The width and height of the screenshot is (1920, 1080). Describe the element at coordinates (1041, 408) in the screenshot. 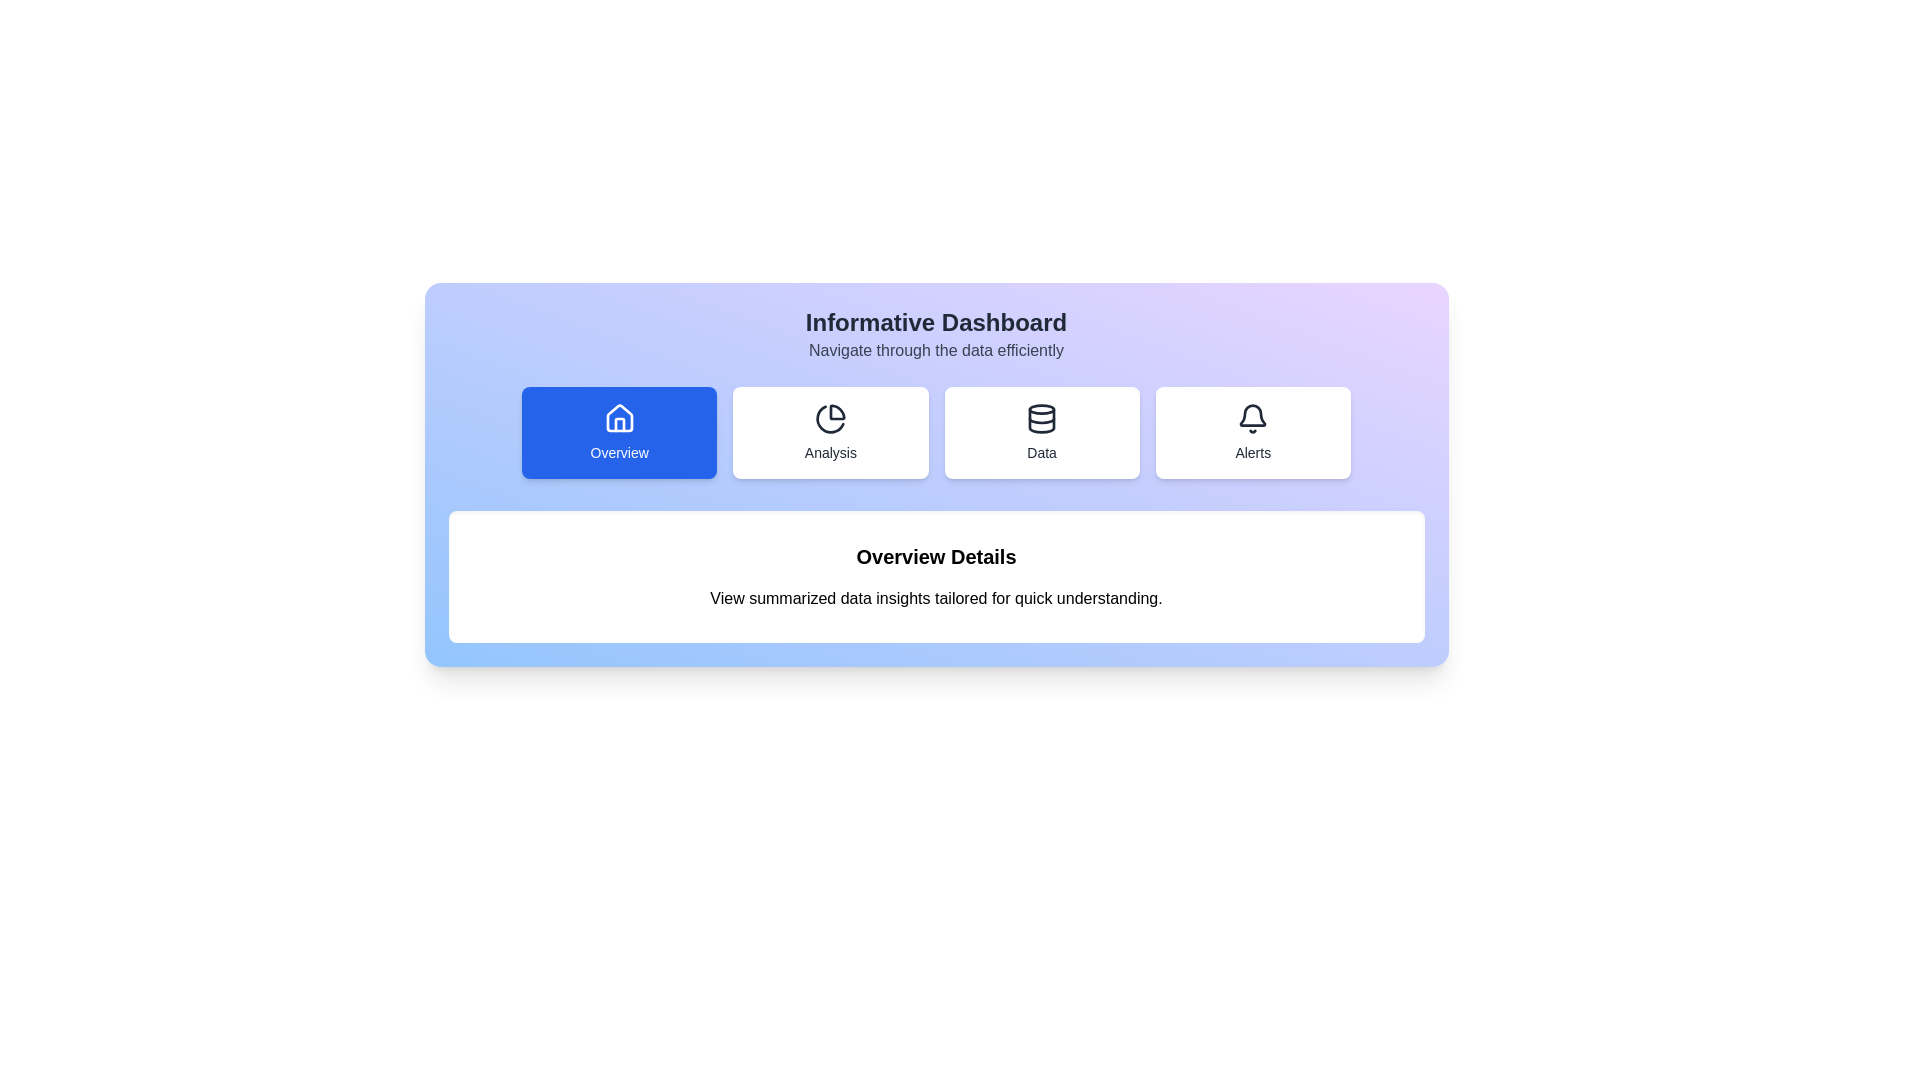

I see `the top elliptical shape of the database icon located in the 'Data' tile of the main navigation interface` at that location.